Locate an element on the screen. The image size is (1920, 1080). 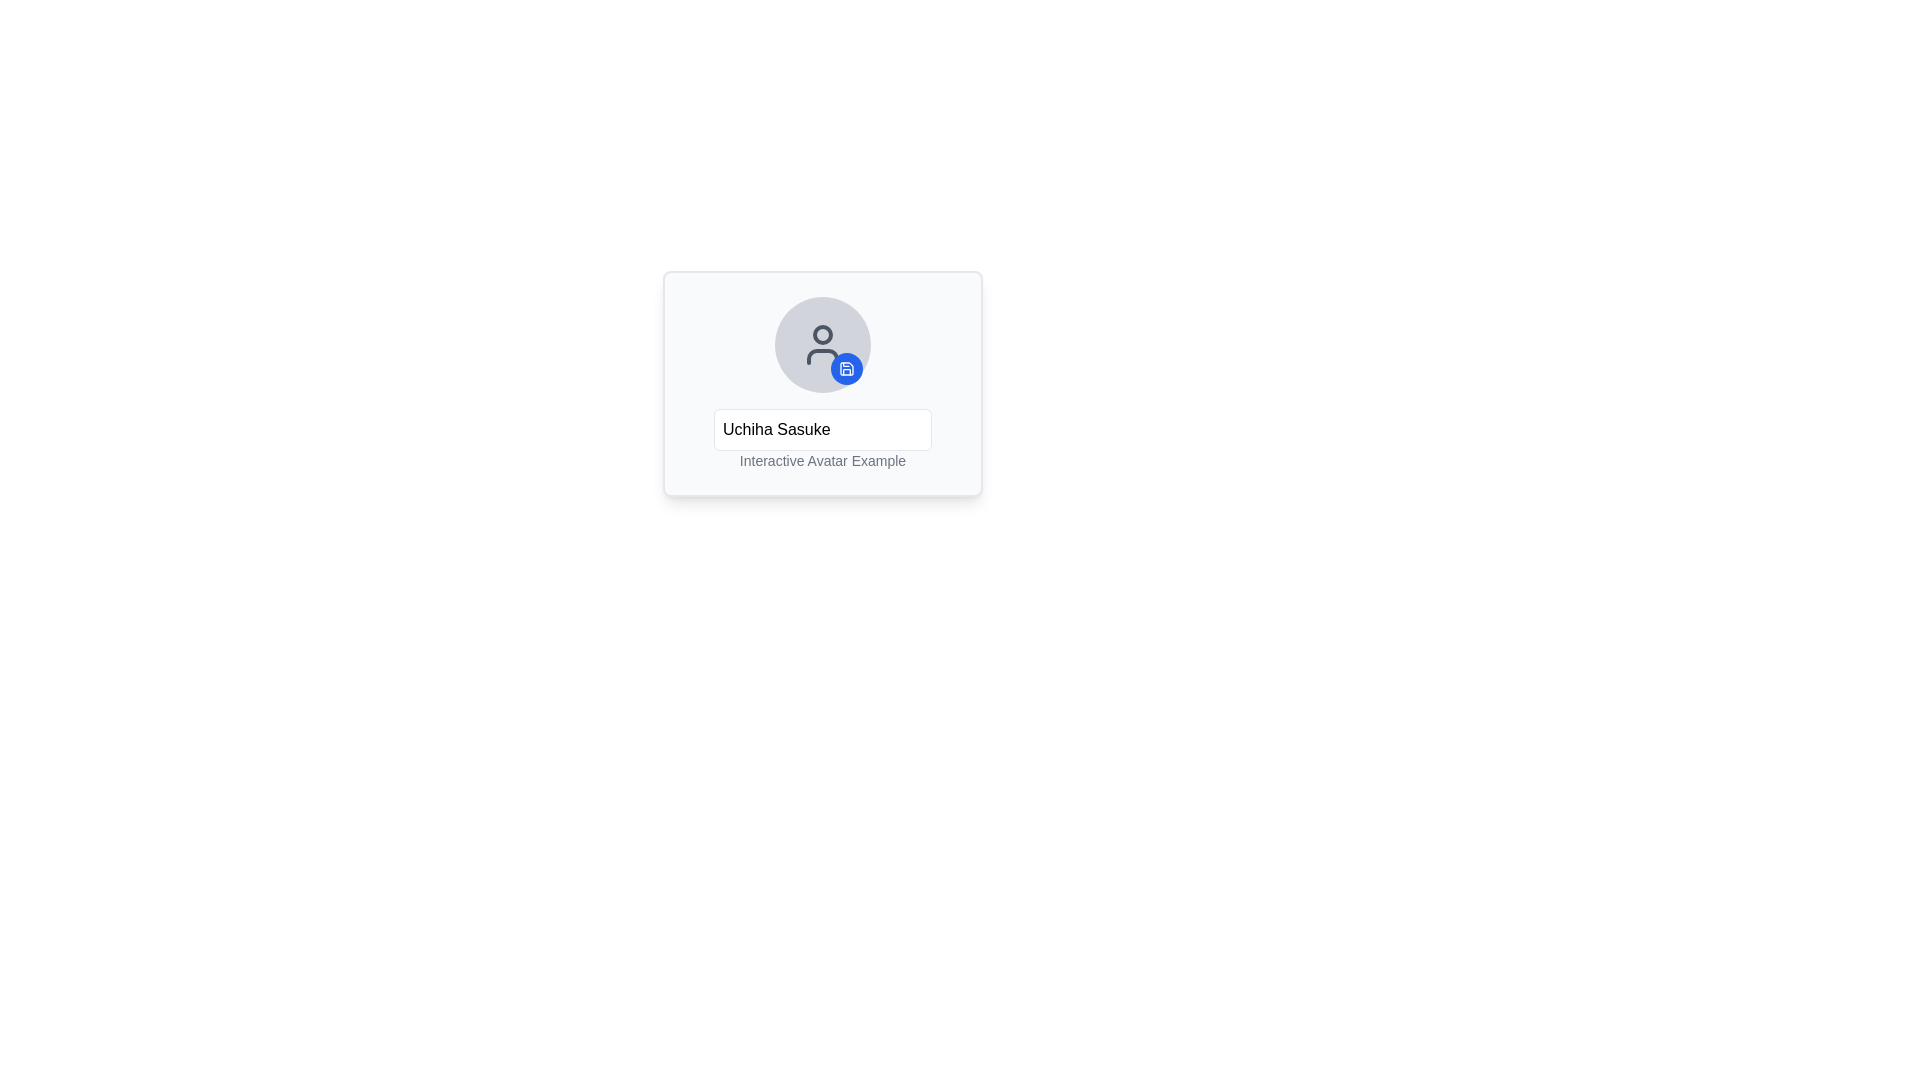
the floppy disk icon associated with the 'Save' function, located in the rounded circular overlay near the bottom-right corner of the avatar image is located at coordinates (846, 369).